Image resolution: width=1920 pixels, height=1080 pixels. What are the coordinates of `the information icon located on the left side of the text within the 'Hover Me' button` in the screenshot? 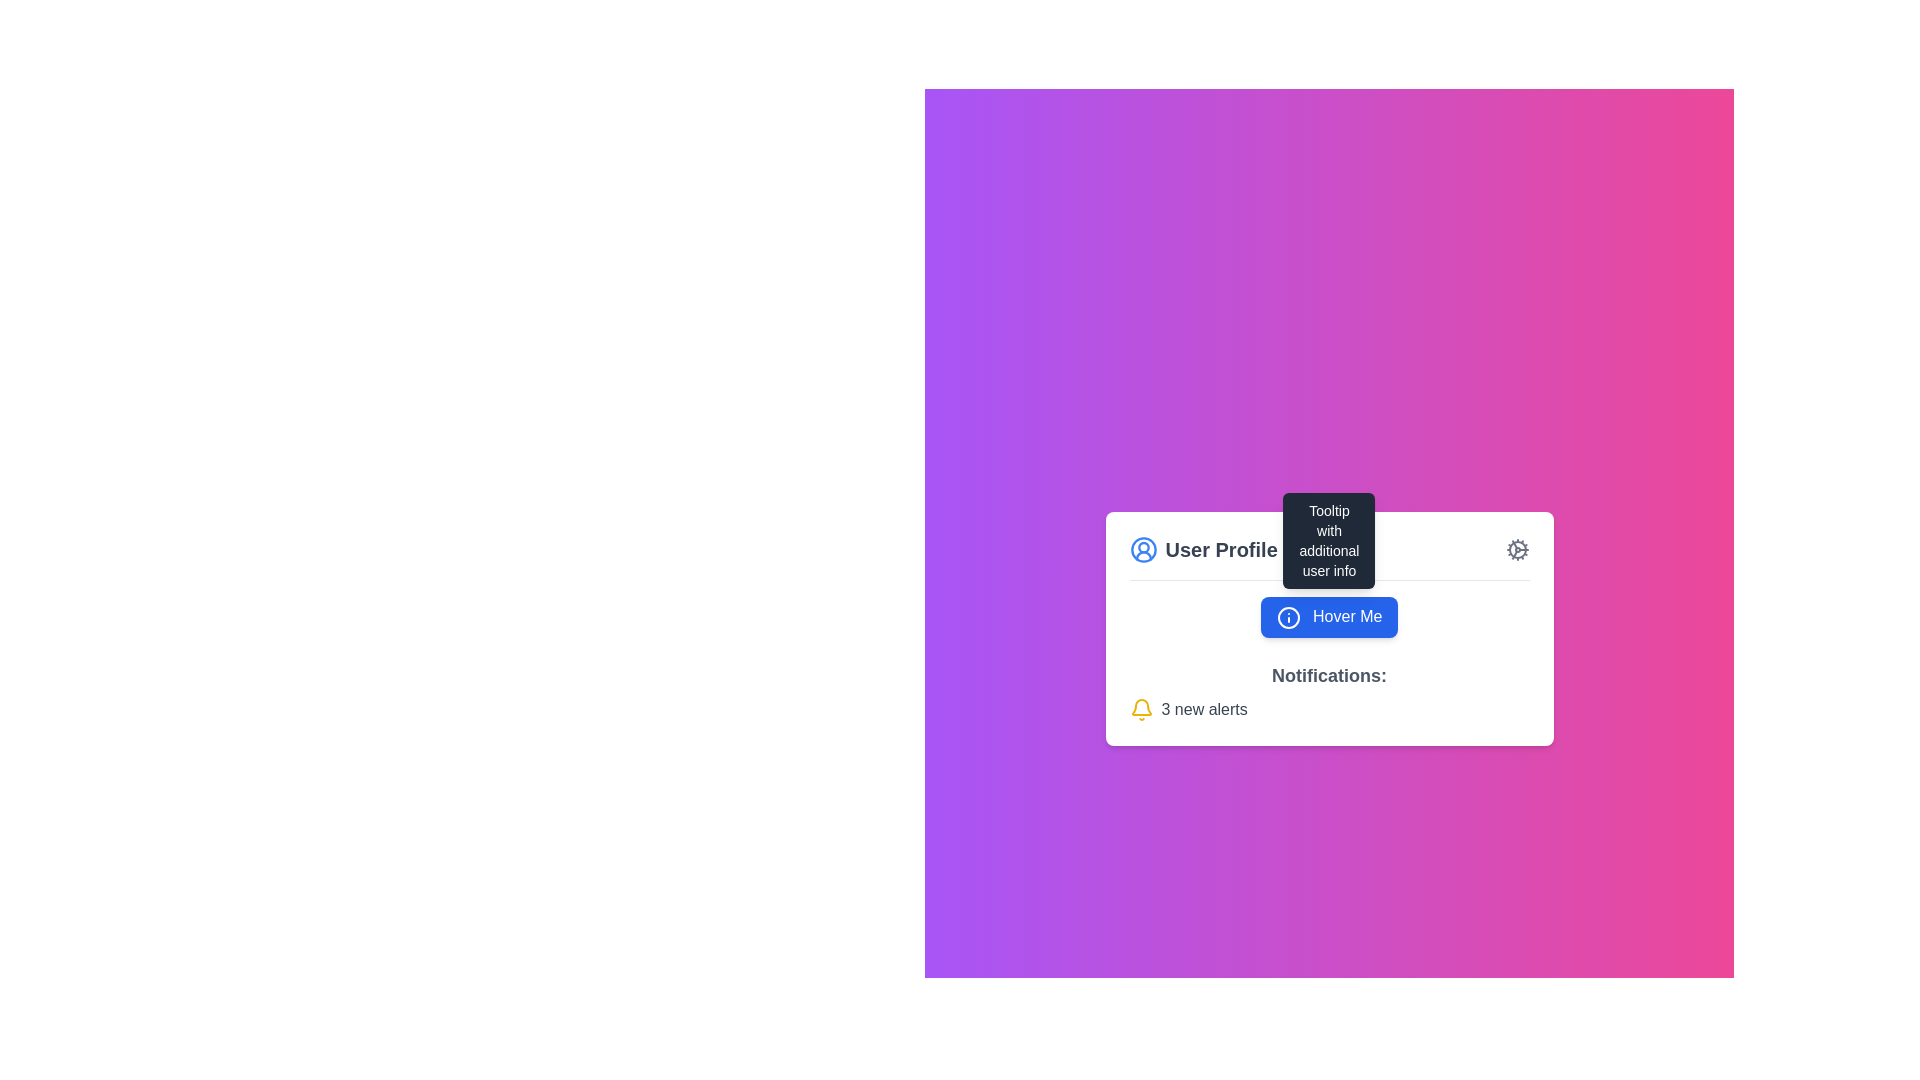 It's located at (1288, 616).